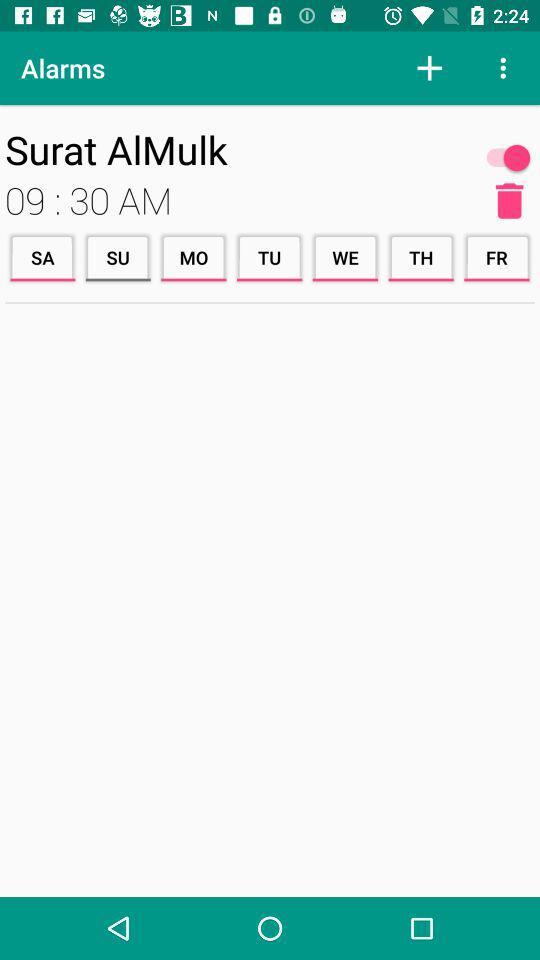 This screenshot has height=960, width=540. Describe the element at coordinates (344, 256) in the screenshot. I see `we item` at that location.